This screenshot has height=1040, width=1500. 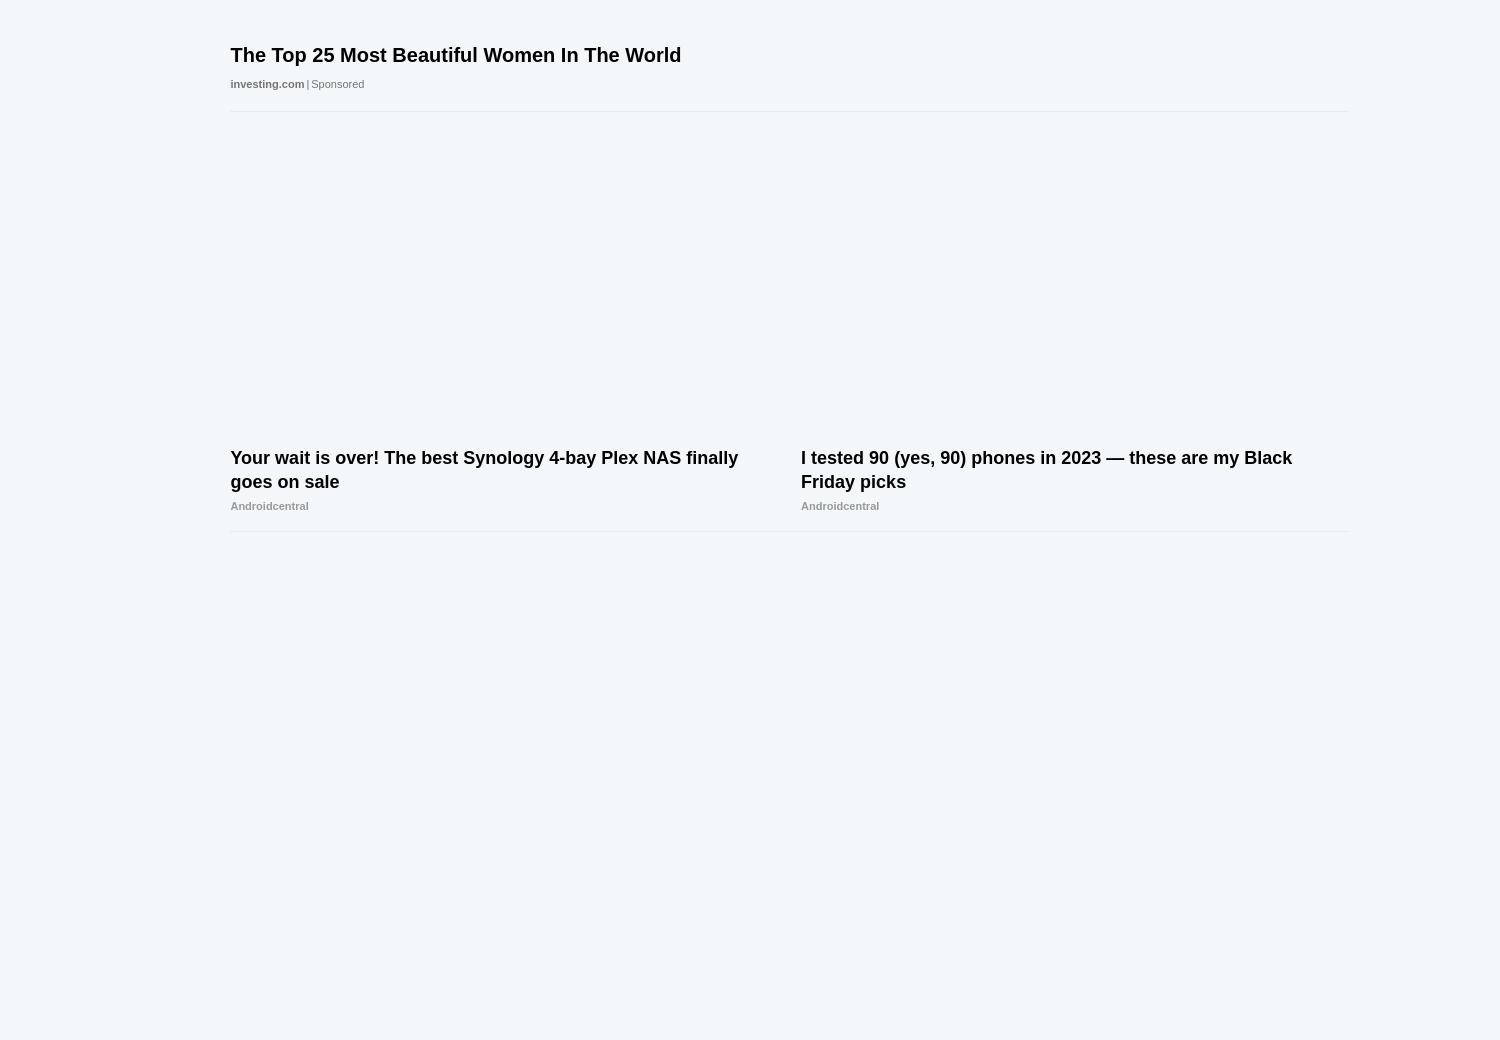 I want to click on 'Visit our corporate site', so click(x=959, y=873).